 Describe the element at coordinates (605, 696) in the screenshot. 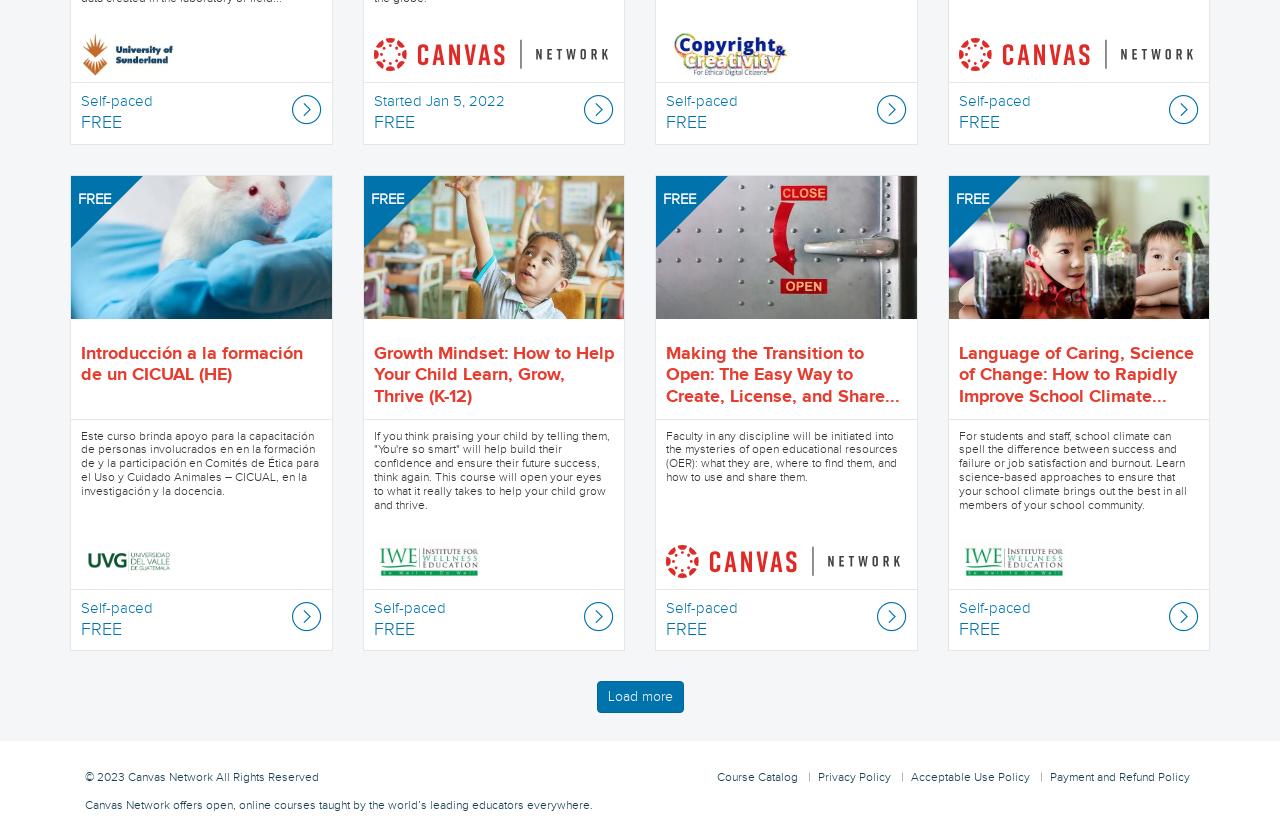

I see `'Load more'` at that location.